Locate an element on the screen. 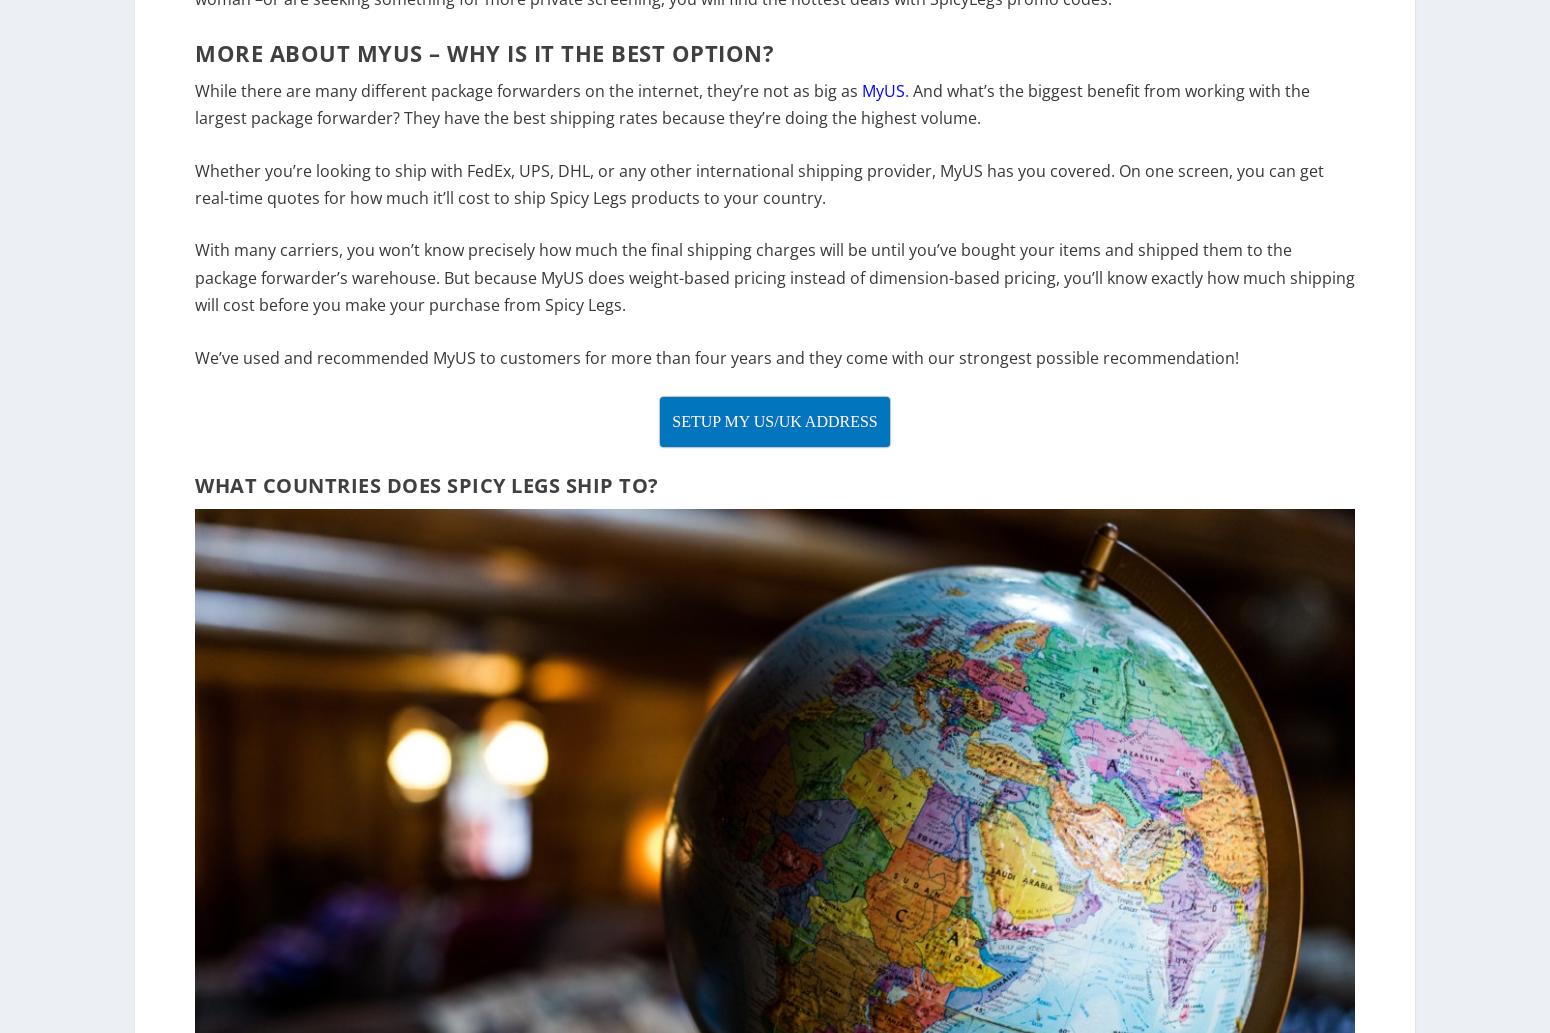  '. And what’s the biggest benefit from working with the largest' is located at coordinates (752, 117).